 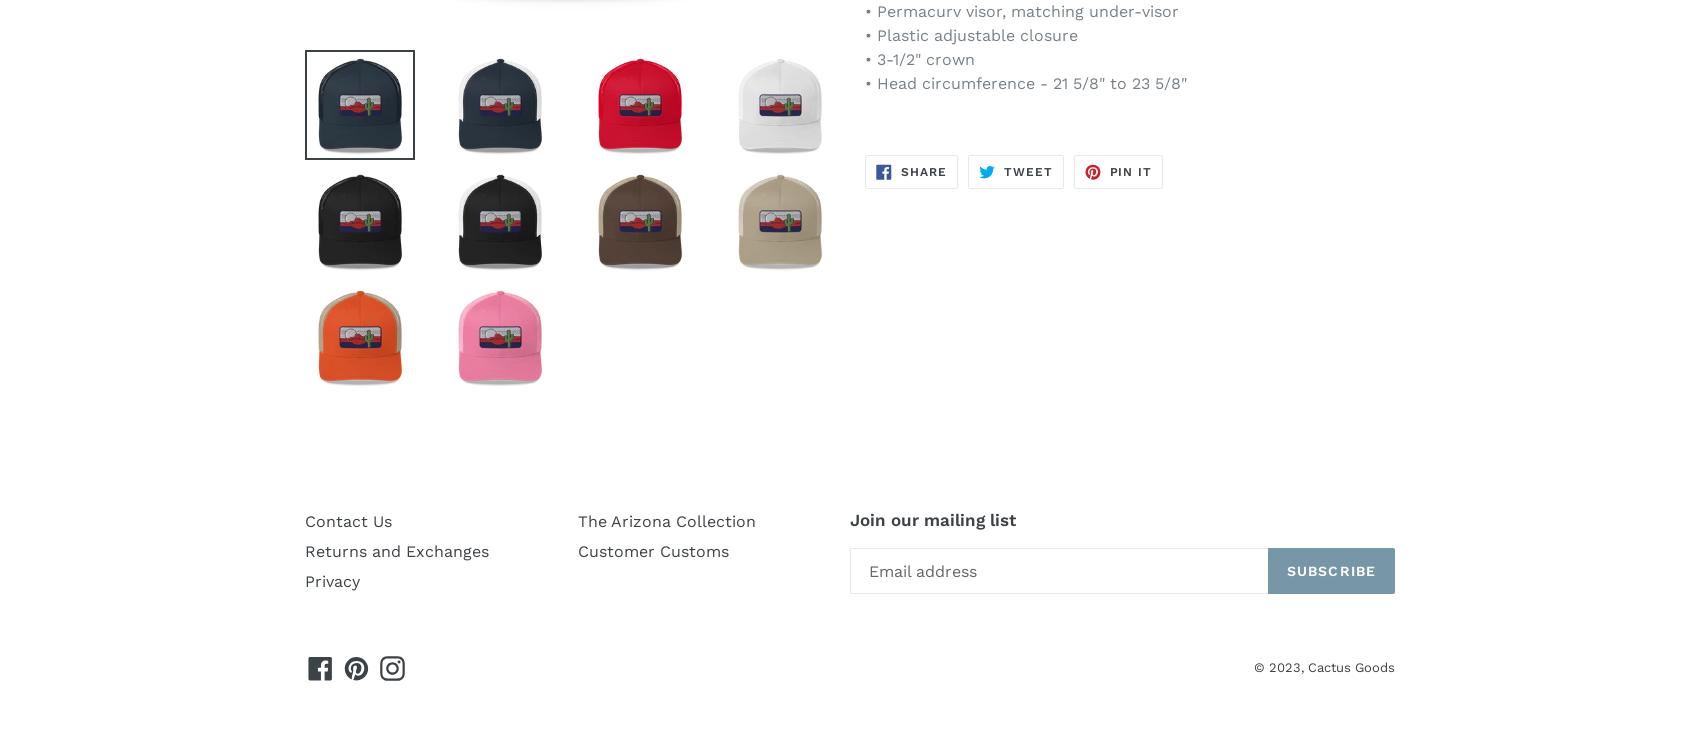 What do you see at coordinates (1024, 83) in the screenshot?
I see `'• Head circumference - 21 5/8" to 23 5/8"'` at bounding box center [1024, 83].